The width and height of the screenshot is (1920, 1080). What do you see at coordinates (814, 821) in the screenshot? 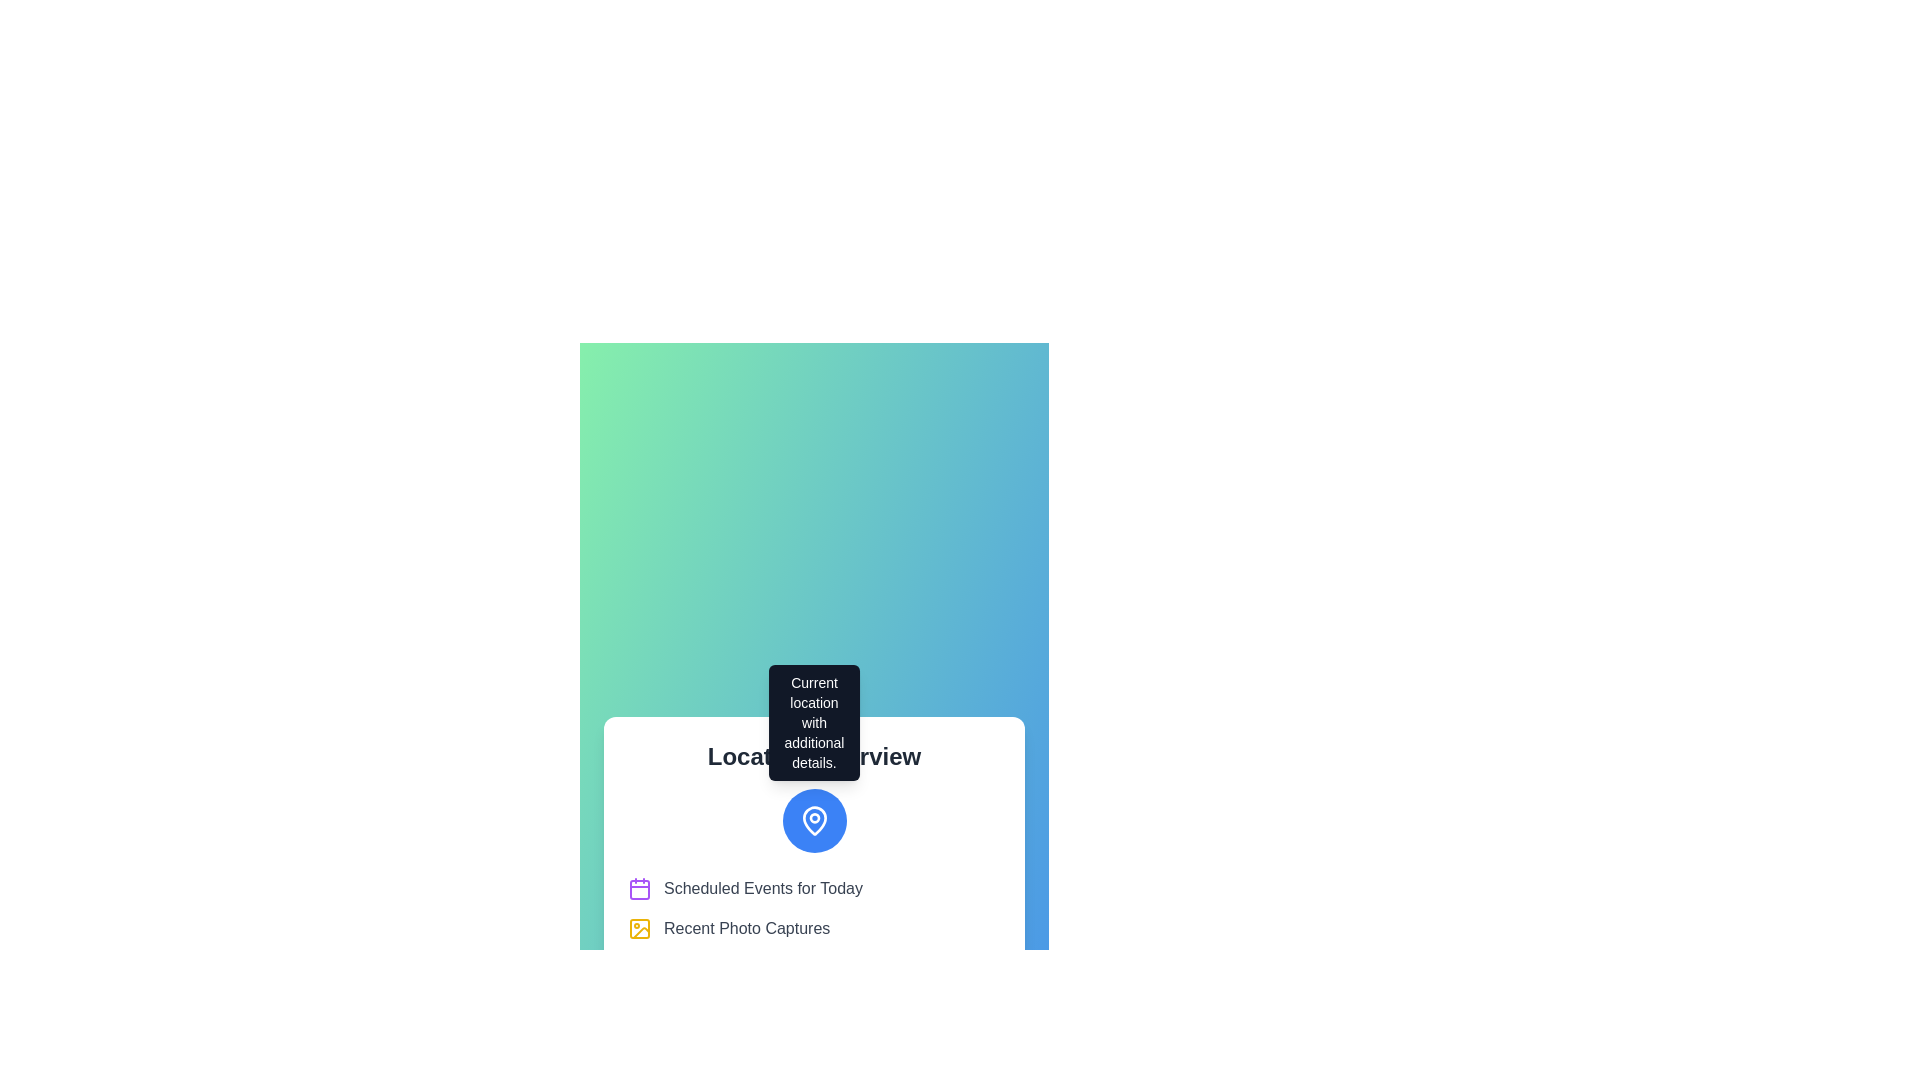
I see `the SVG icon representing a map pin, which is styled as an outline and located within a prominent circular blue background icon at the center of a card displaying location overview information` at bounding box center [814, 821].